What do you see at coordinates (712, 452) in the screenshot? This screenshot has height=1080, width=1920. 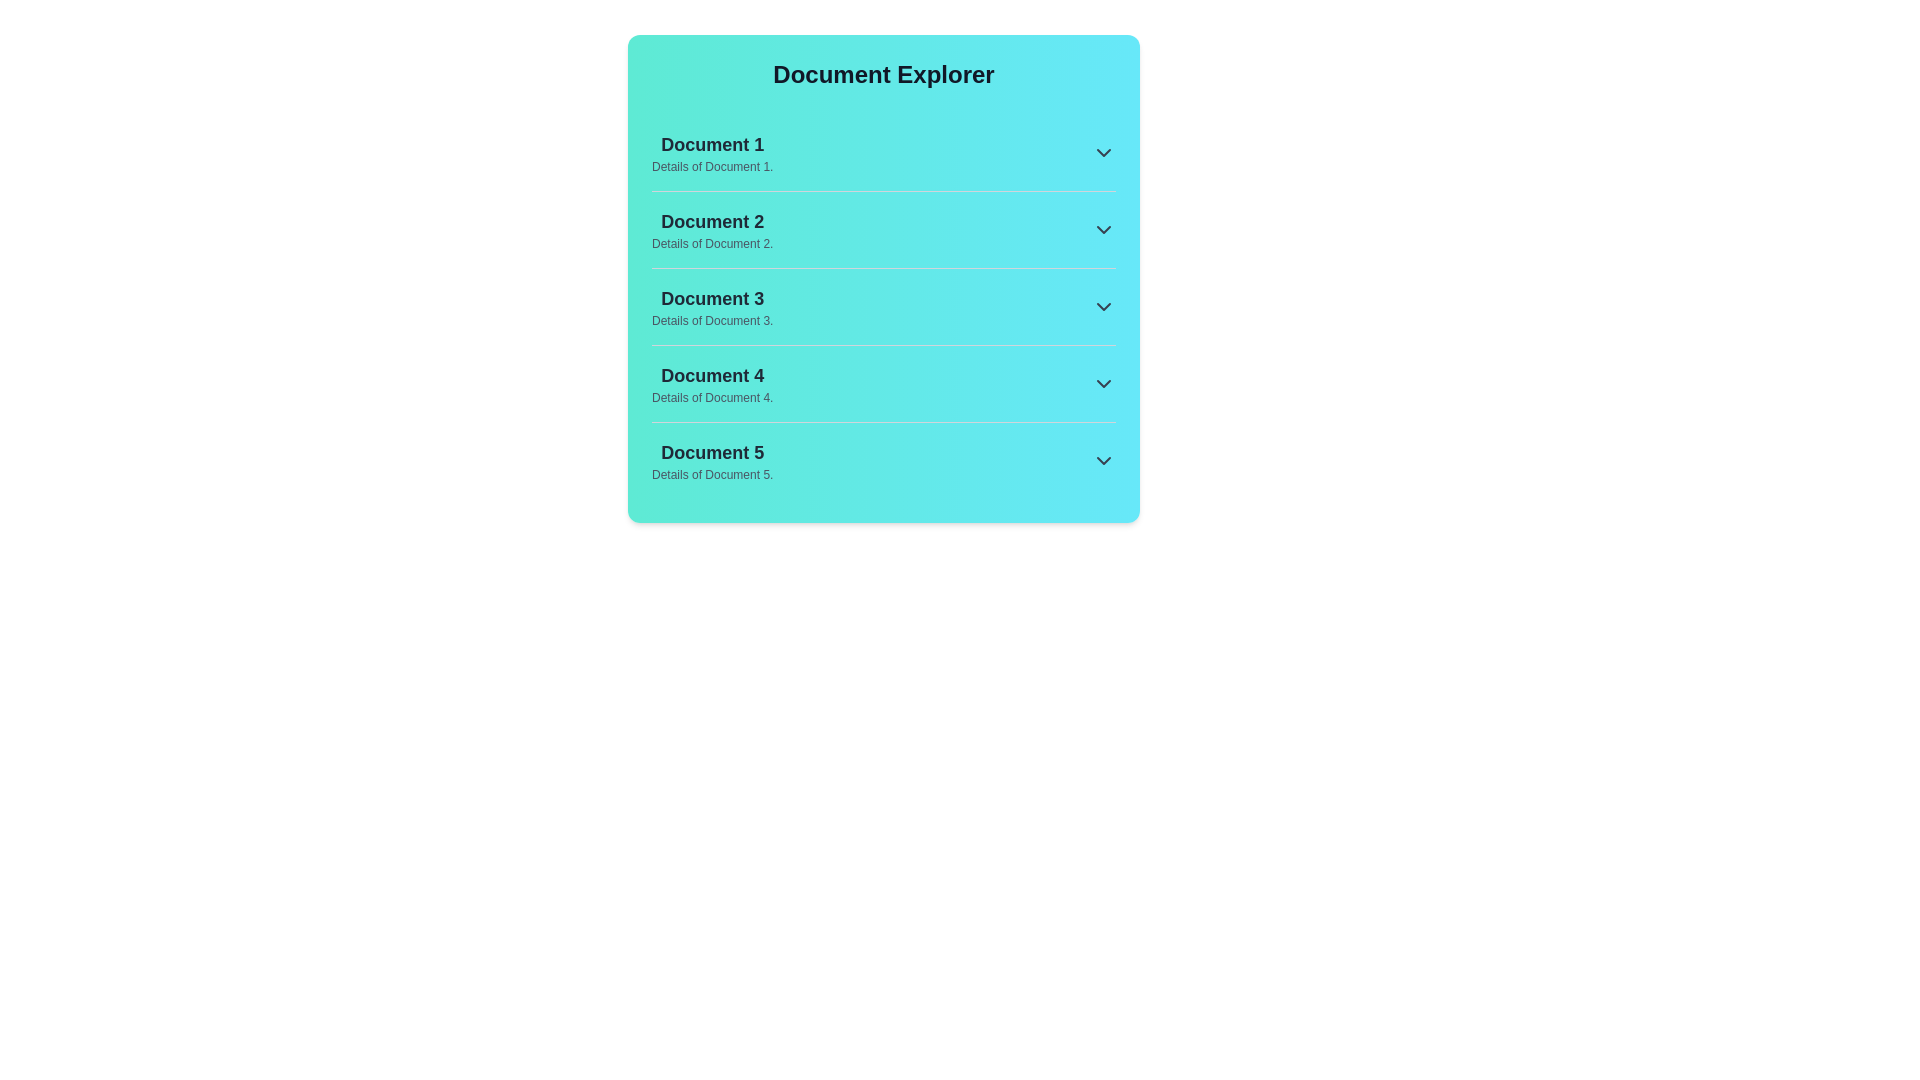 I see `the title and description of document 5` at bounding box center [712, 452].